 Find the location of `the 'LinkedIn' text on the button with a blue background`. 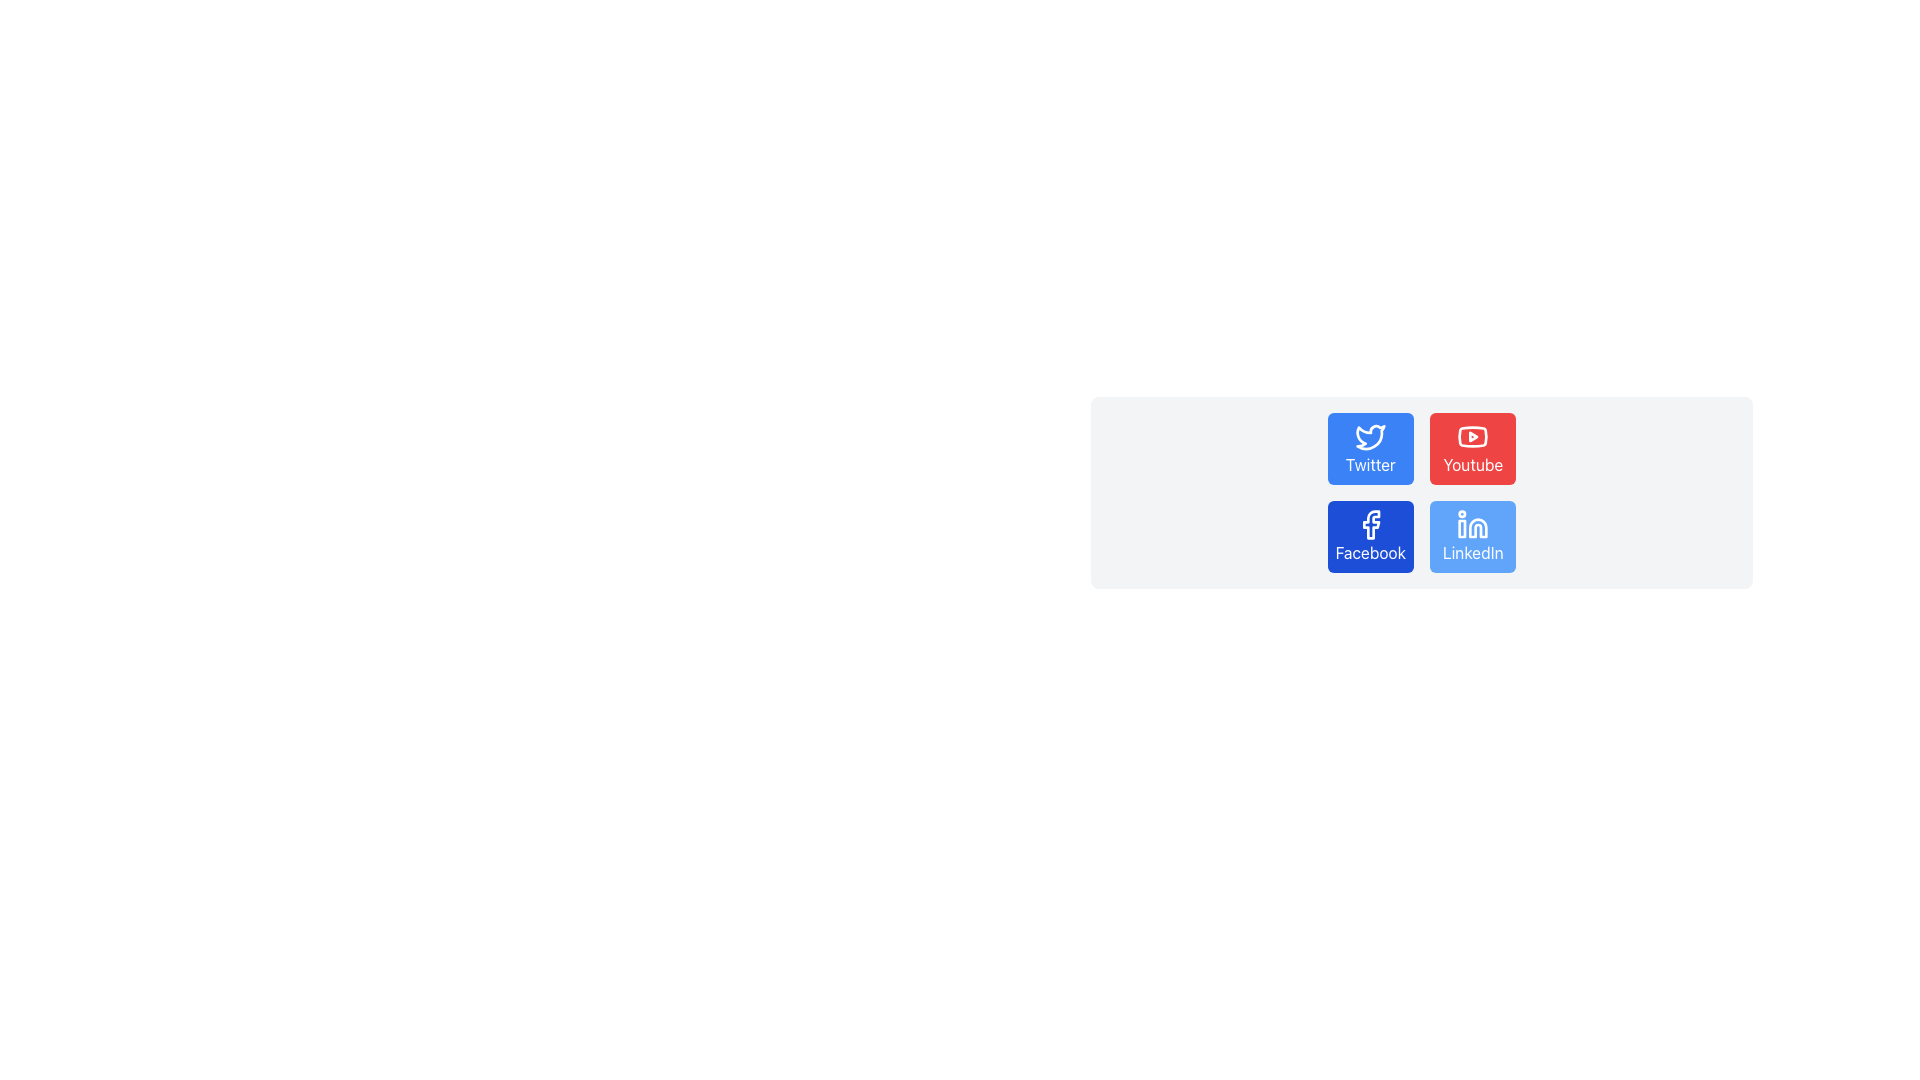

the 'LinkedIn' text on the button with a blue background is located at coordinates (1473, 552).